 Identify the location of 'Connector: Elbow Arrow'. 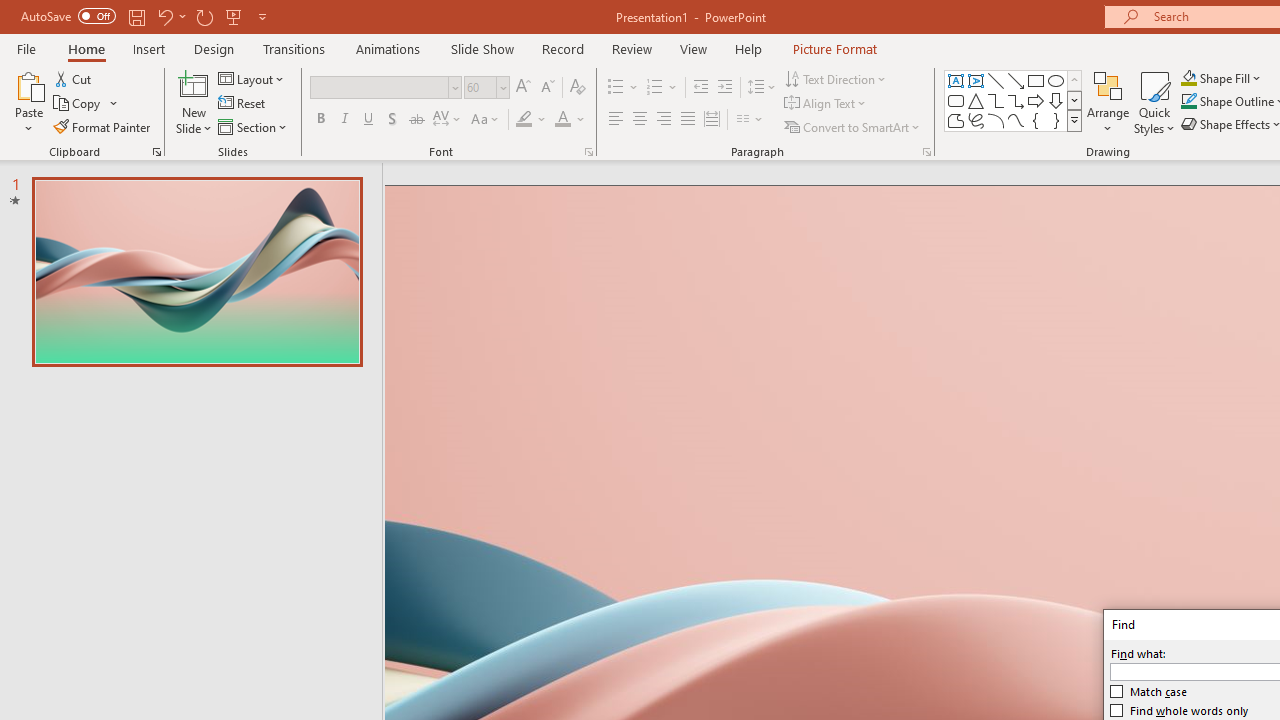
(1016, 100).